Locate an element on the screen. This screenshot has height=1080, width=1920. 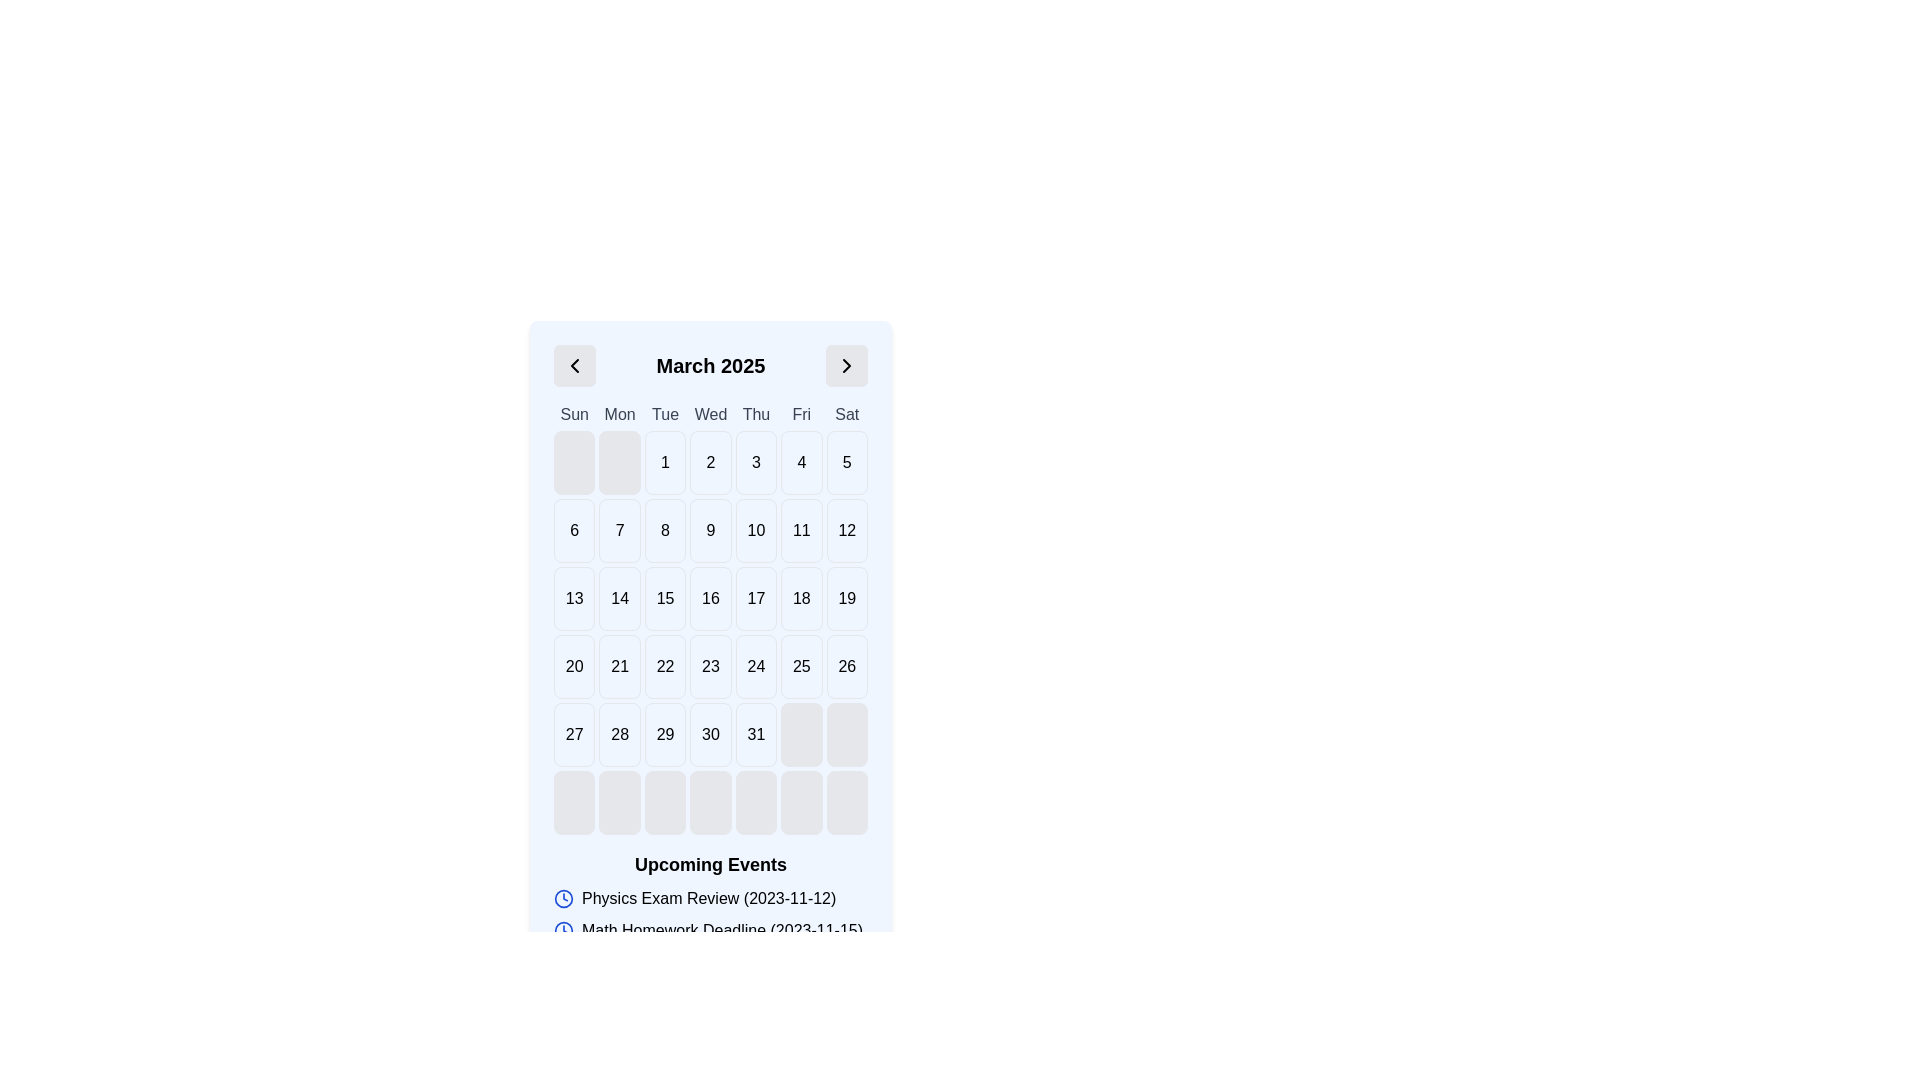
the left-pointing chevron-shaped icon in the calendar's header section to possibly reveal a tooltip or visual feedback is located at coordinates (574, 366).